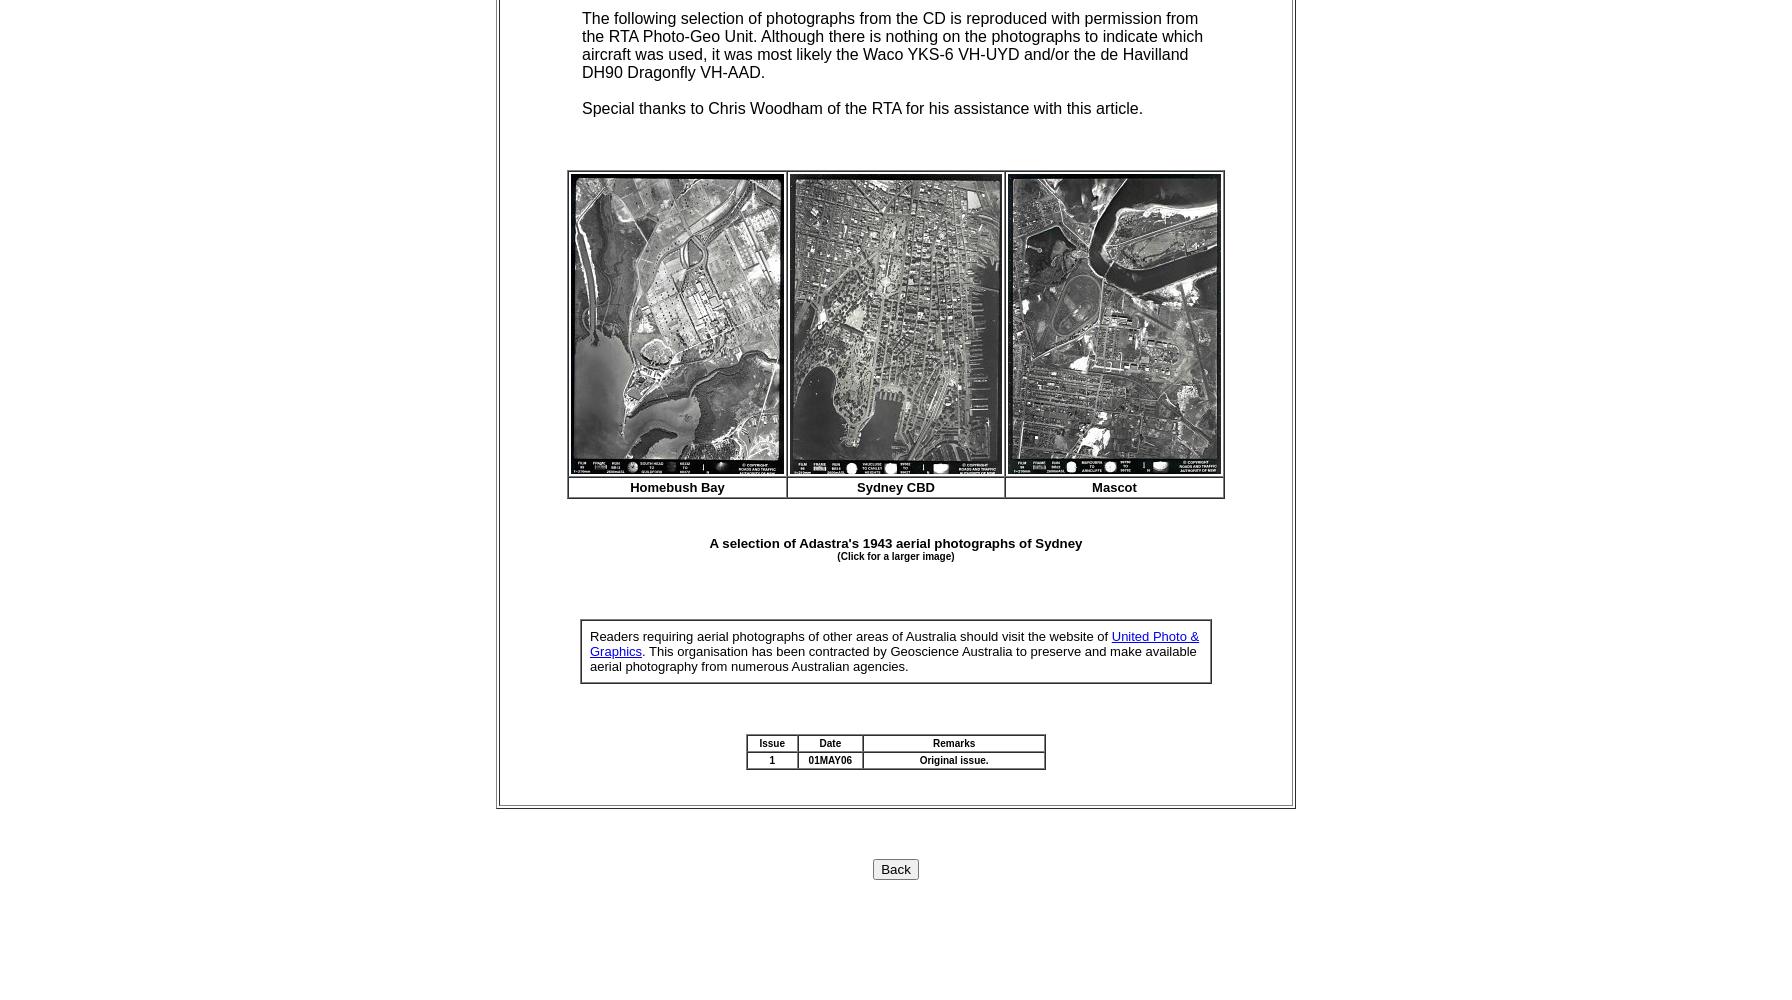 Image resolution: width=1792 pixels, height=1000 pixels. What do you see at coordinates (850, 635) in the screenshot?
I see `'Readers requiring 
              aerial photographs of other areas of Australia should visit the 
              website of'` at bounding box center [850, 635].